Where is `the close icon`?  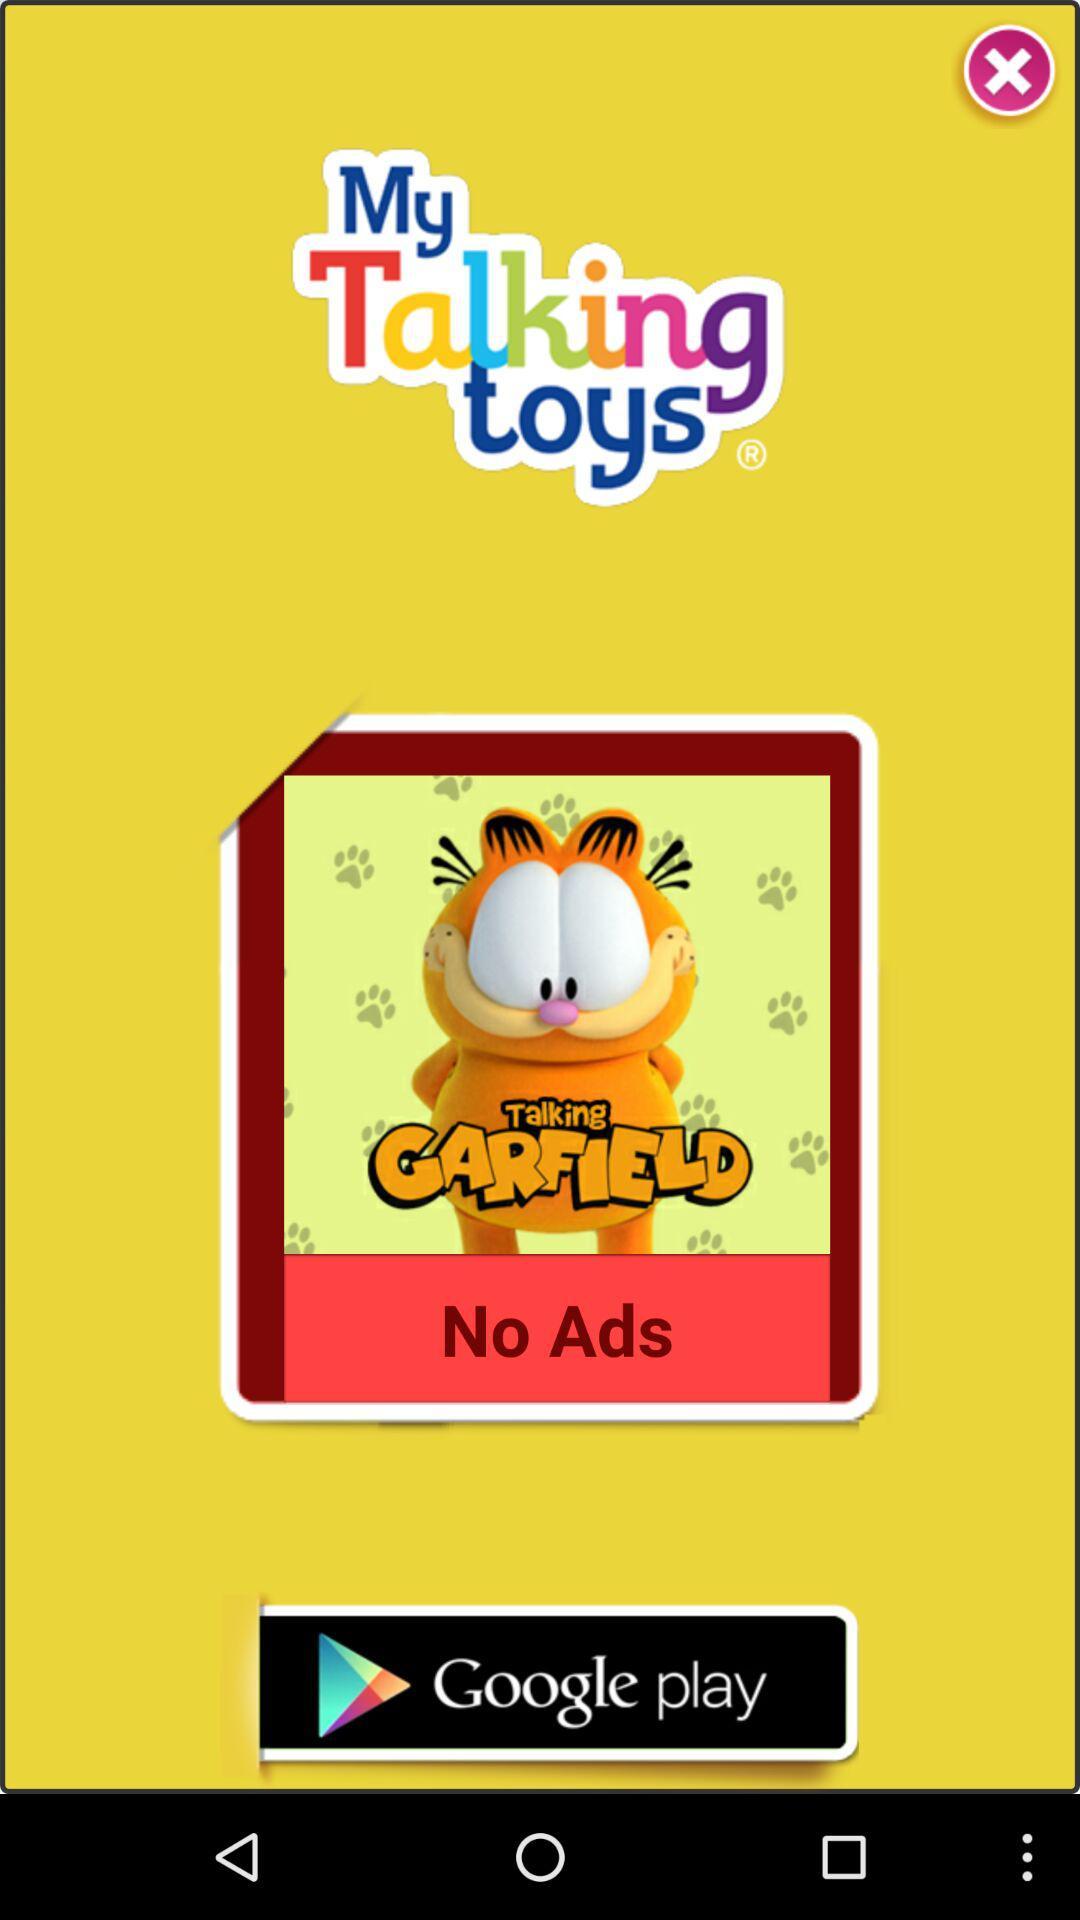 the close icon is located at coordinates (1006, 79).